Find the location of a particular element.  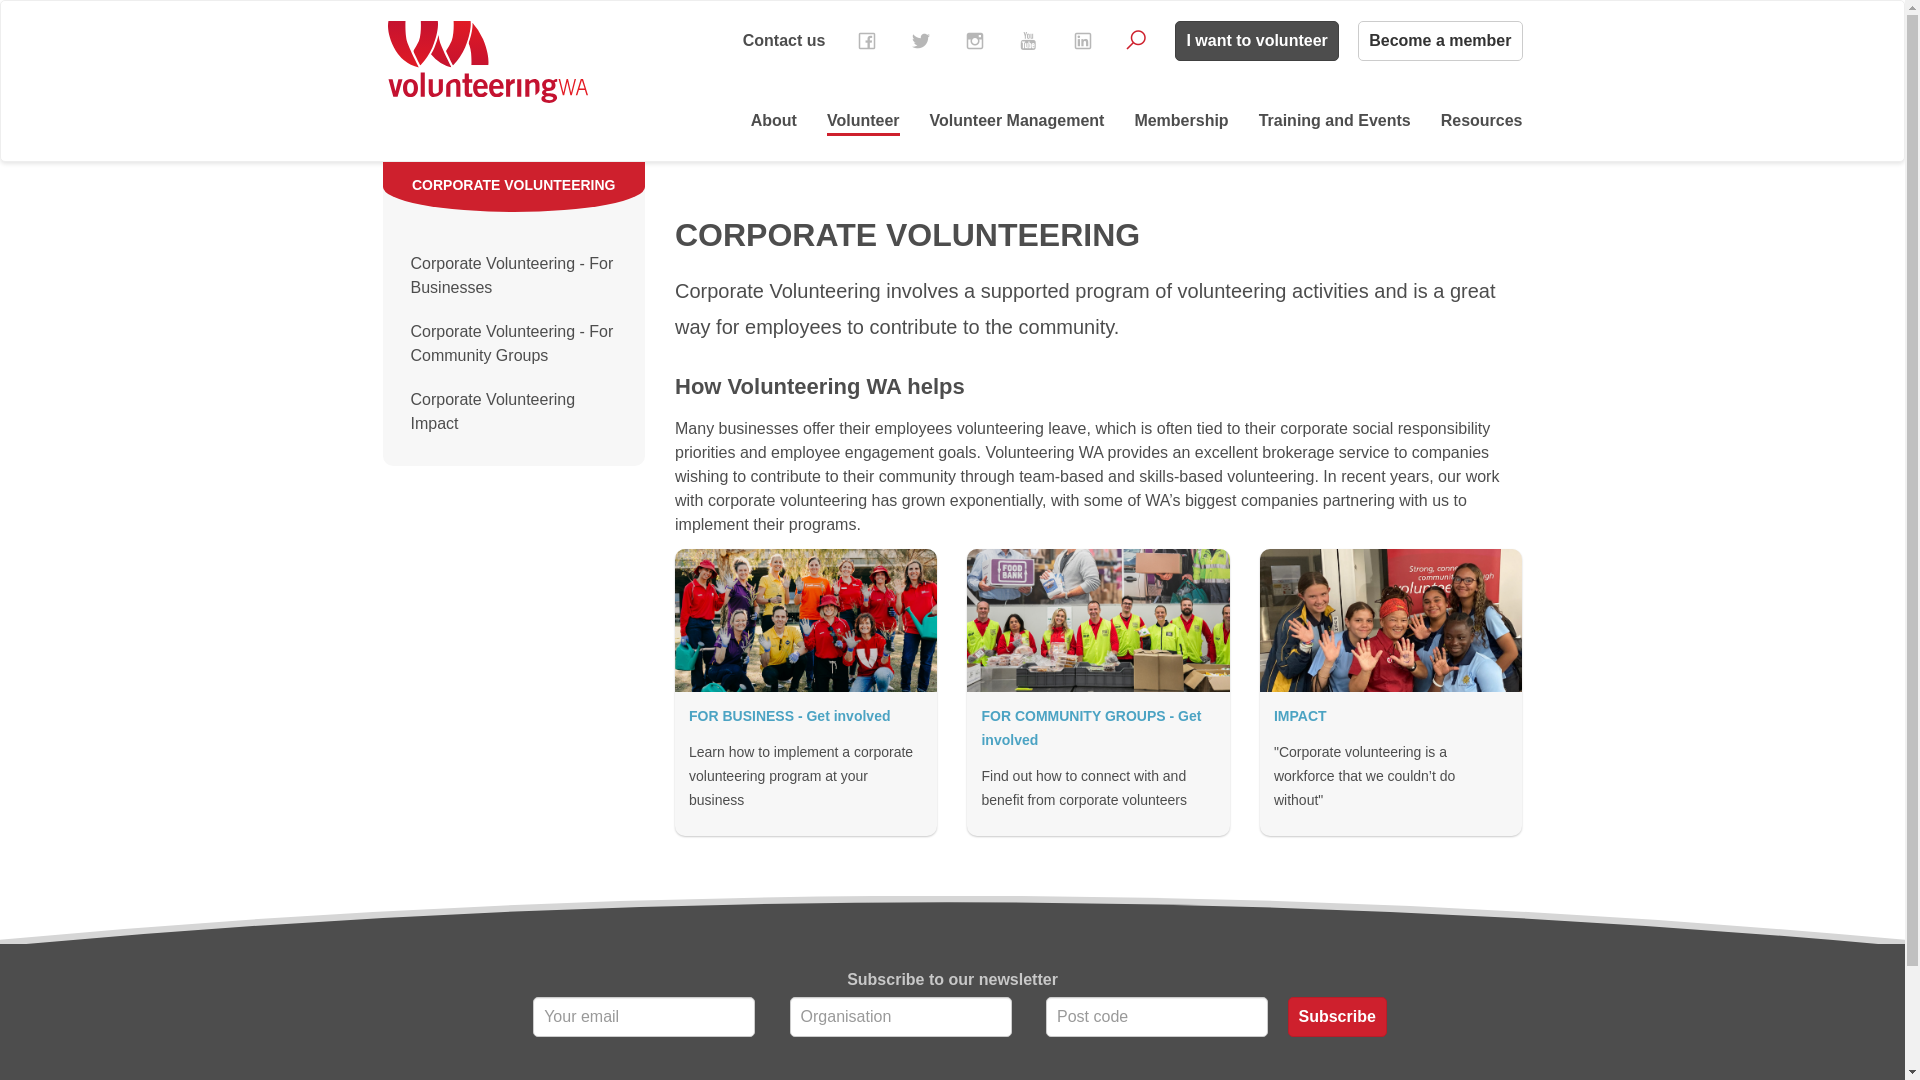

'YouTube' is located at coordinates (1028, 41).